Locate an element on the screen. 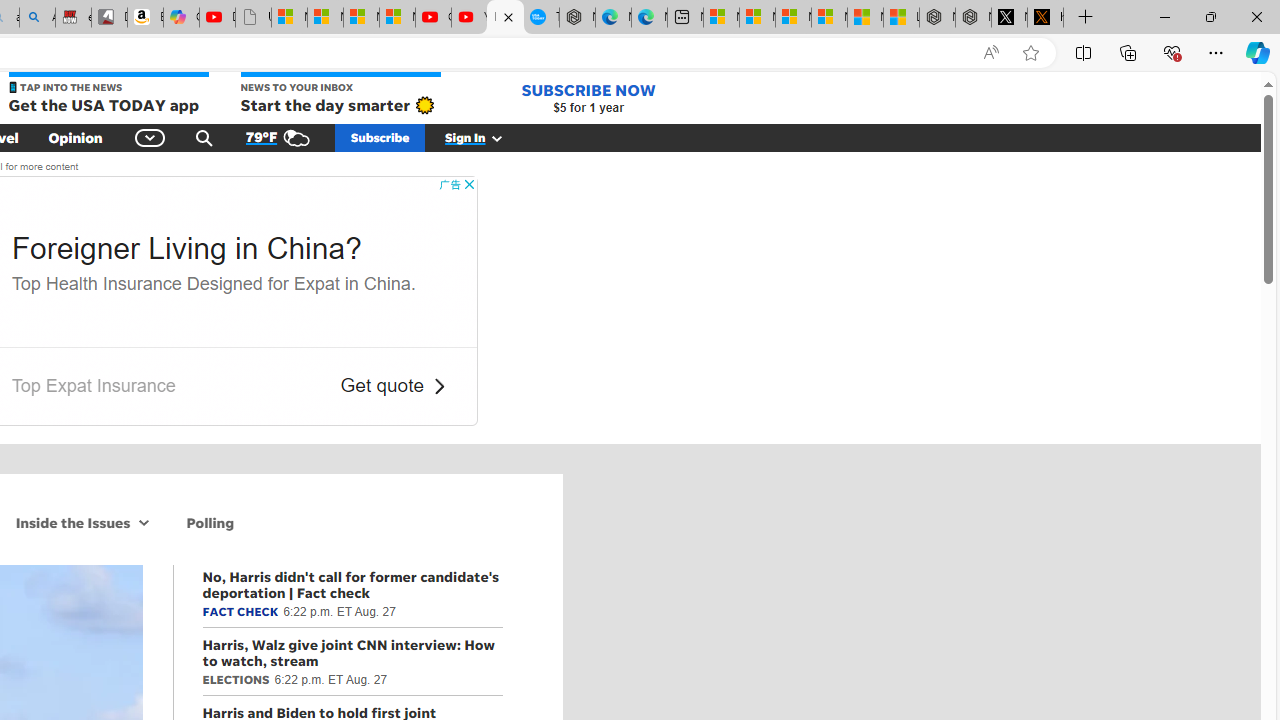 The width and height of the screenshot is (1280, 720). 'Inside the Issues' is located at coordinates (70, 521).